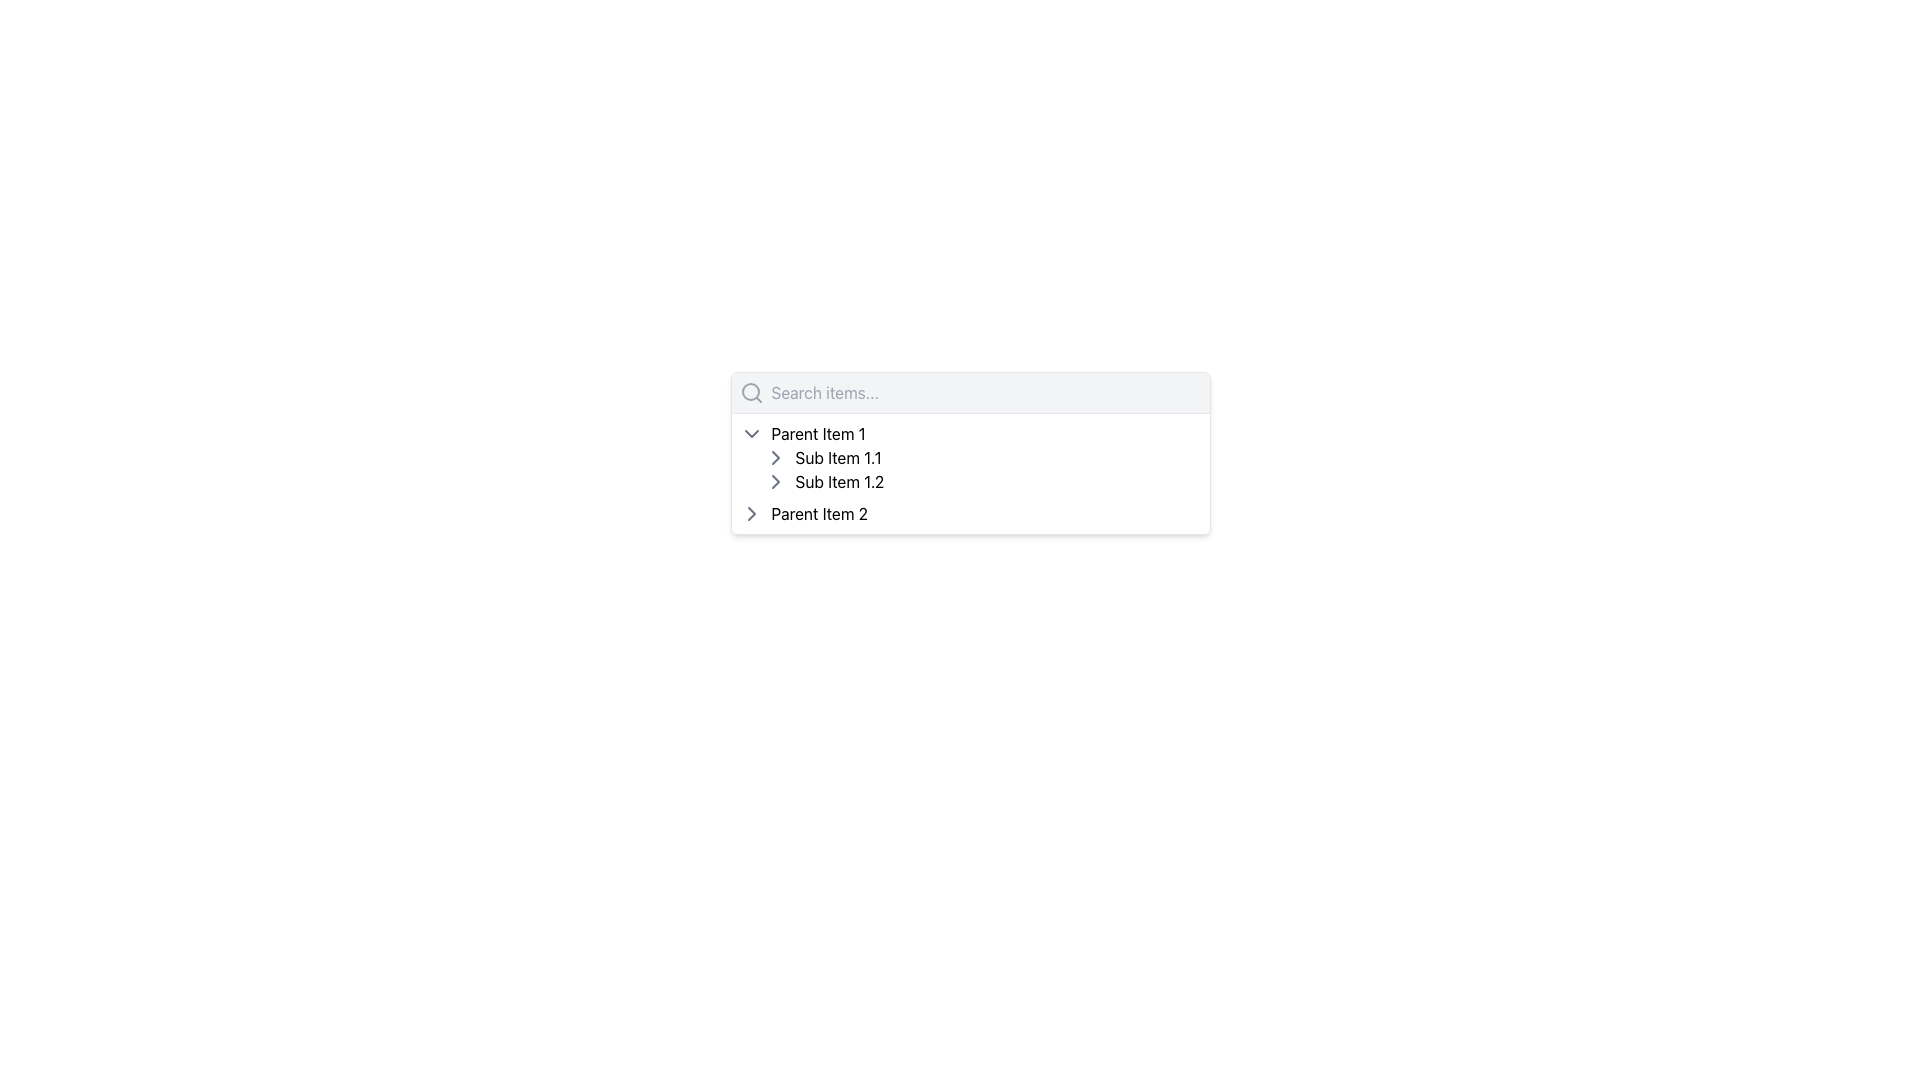 The height and width of the screenshot is (1080, 1920). Describe the element at coordinates (750, 393) in the screenshot. I see `the Interactive Icon located on the left side of the search input field labeled 'Search items...' in the upper part of a dropdown menu` at that location.